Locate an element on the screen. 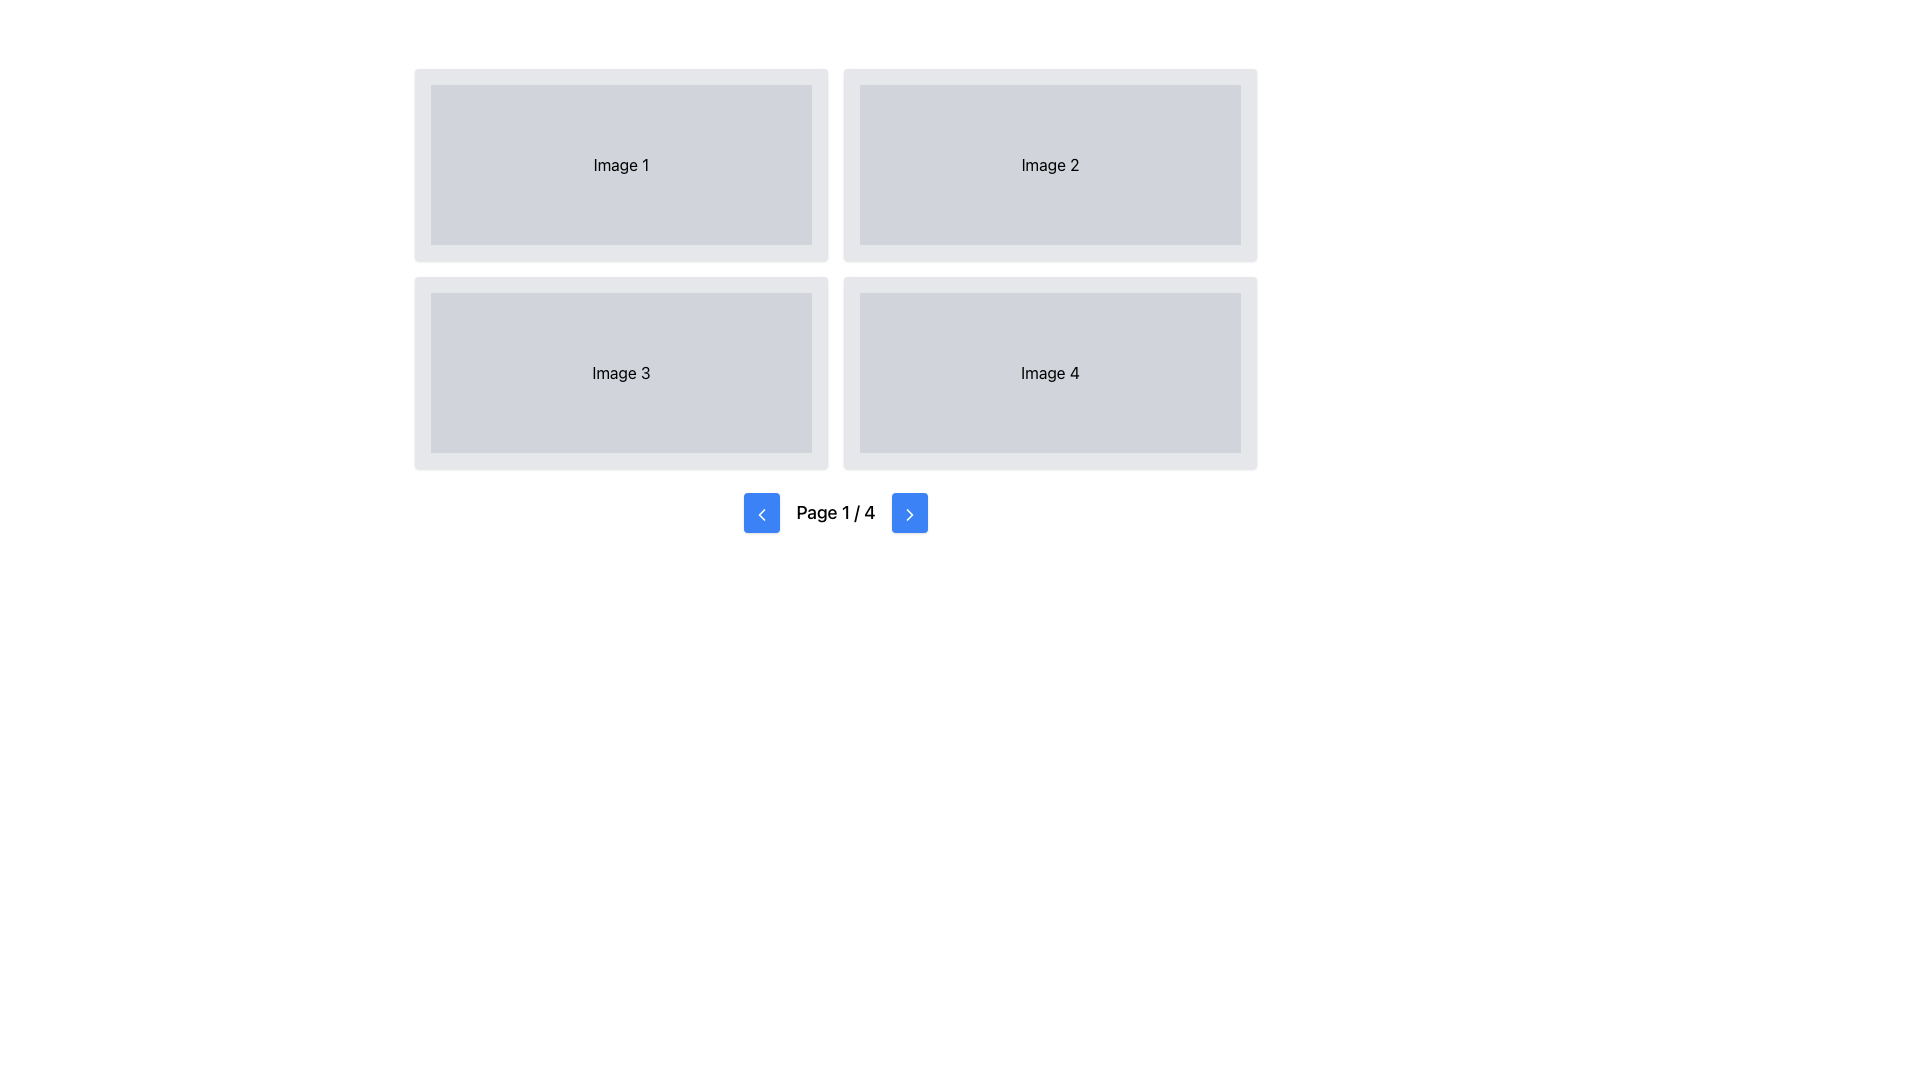 The width and height of the screenshot is (1920, 1080). the chevron icon located within the blue navigation button on the right side of the pagination section is located at coordinates (908, 513).